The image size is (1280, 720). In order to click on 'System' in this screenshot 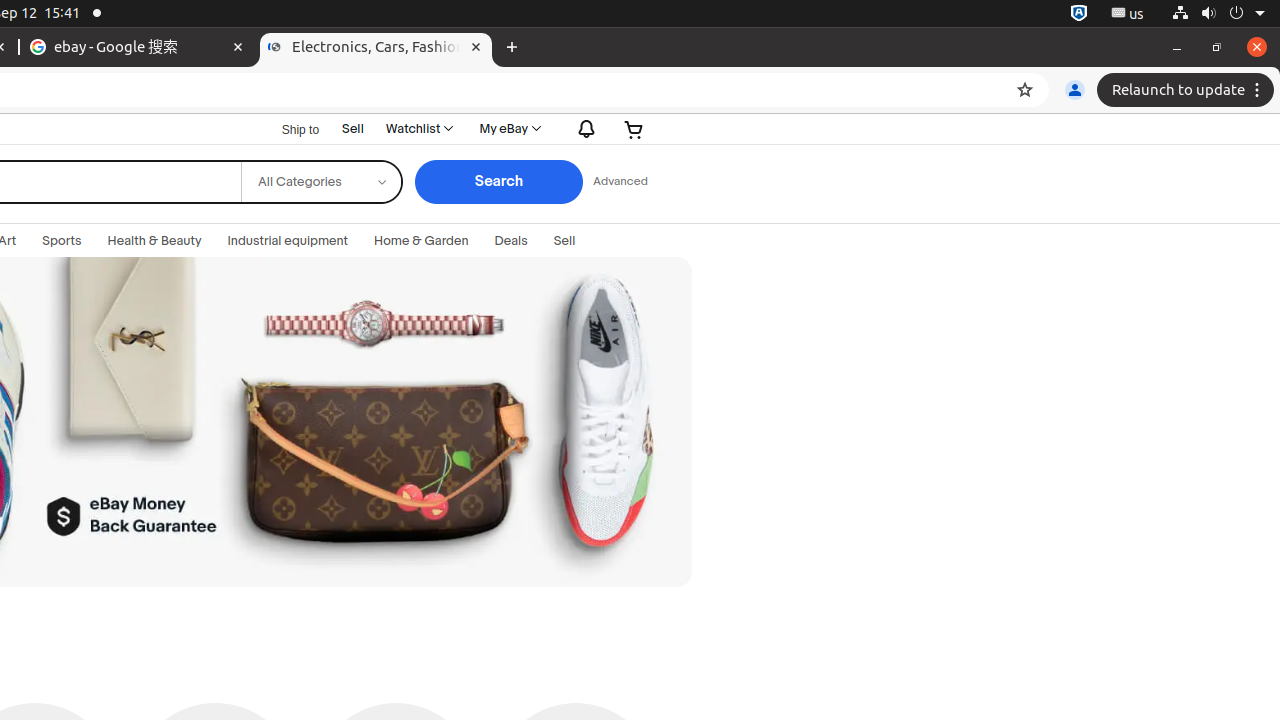, I will do `click(1217, 13)`.